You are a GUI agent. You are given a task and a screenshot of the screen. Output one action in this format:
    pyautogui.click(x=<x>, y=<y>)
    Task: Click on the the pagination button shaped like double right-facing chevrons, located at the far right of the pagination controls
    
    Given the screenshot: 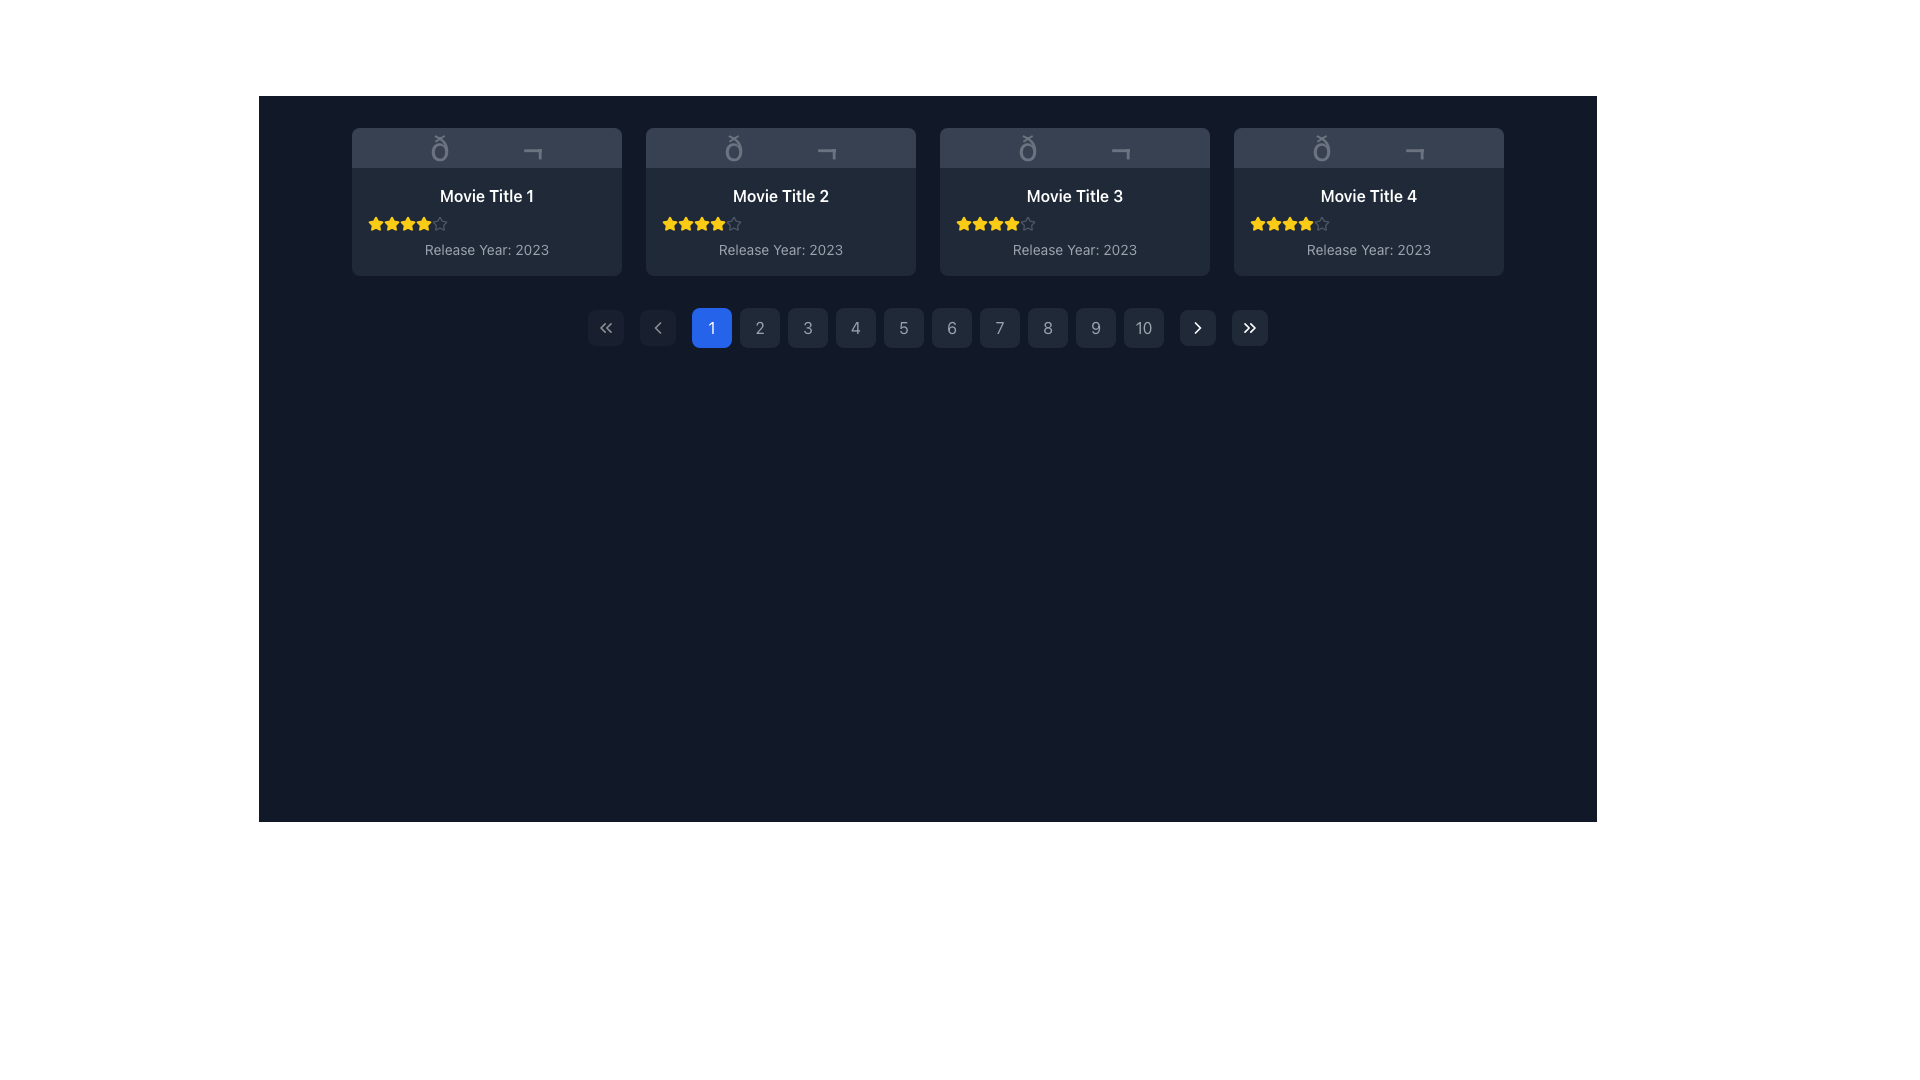 What is the action you would take?
    pyautogui.click(x=1248, y=326)
    